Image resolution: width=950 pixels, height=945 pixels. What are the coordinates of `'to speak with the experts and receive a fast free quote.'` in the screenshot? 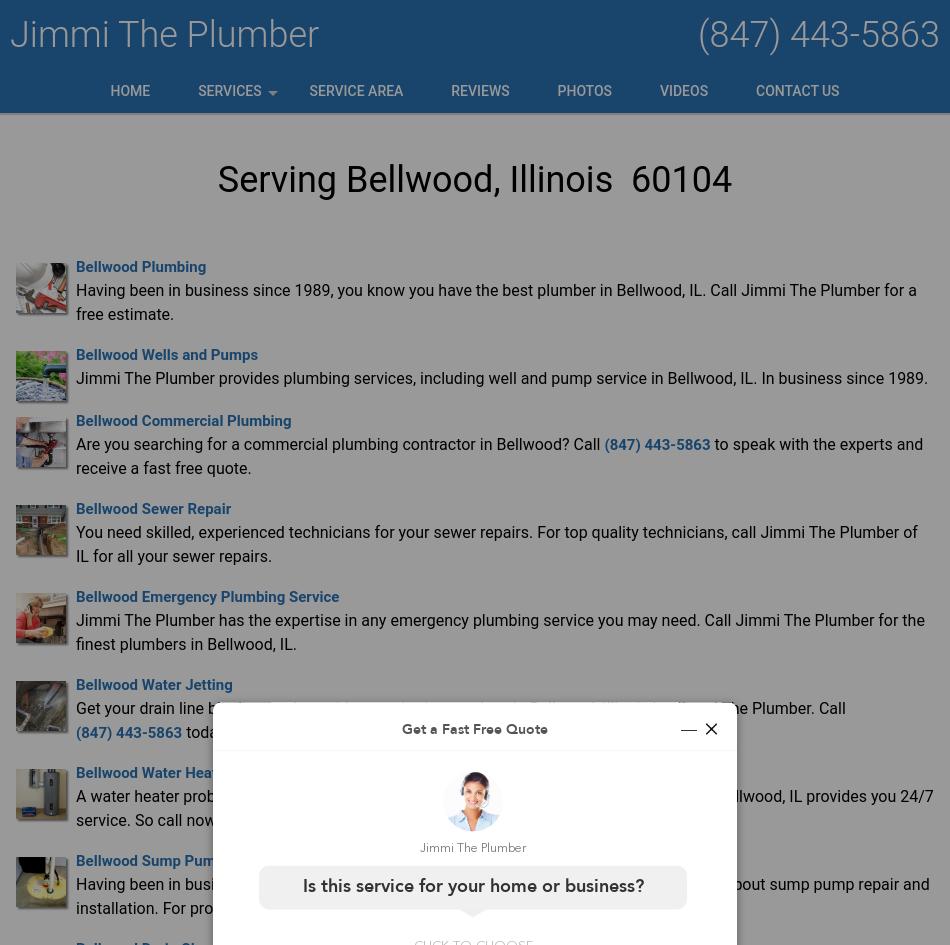 It's located at (499, 455).